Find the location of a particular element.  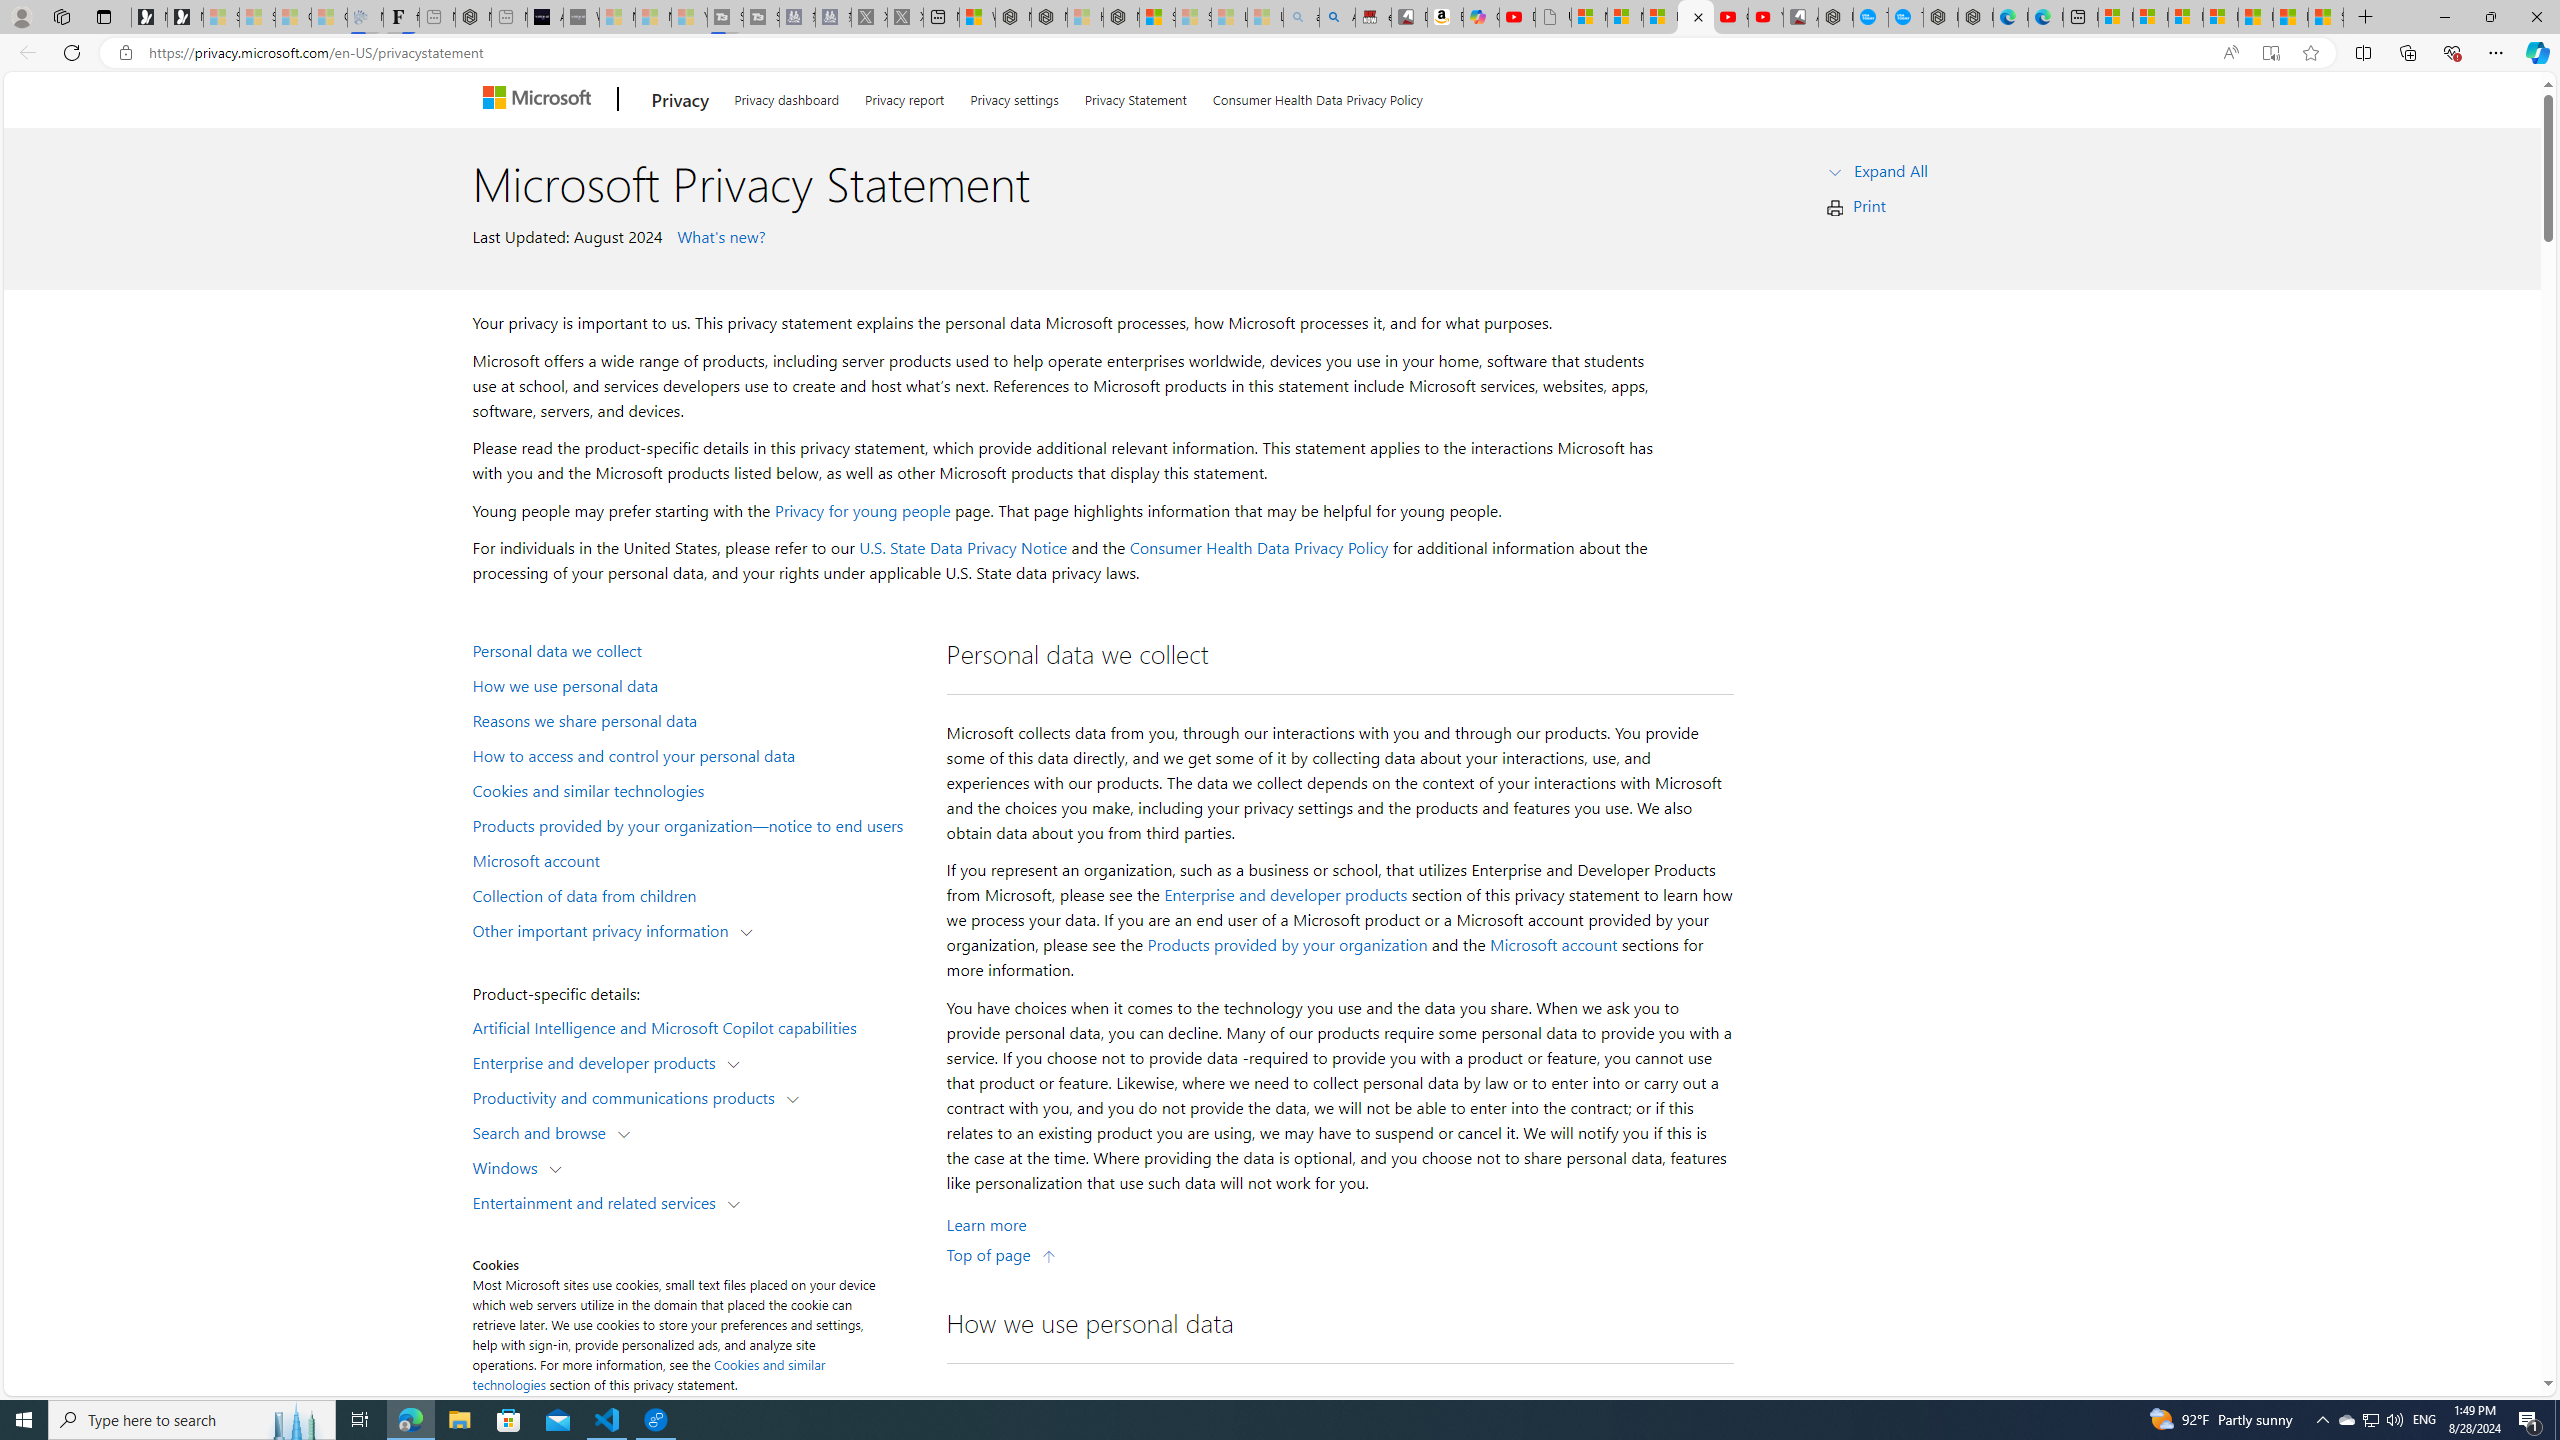

'Other important privacy information' is located at coordinates (604, 928).